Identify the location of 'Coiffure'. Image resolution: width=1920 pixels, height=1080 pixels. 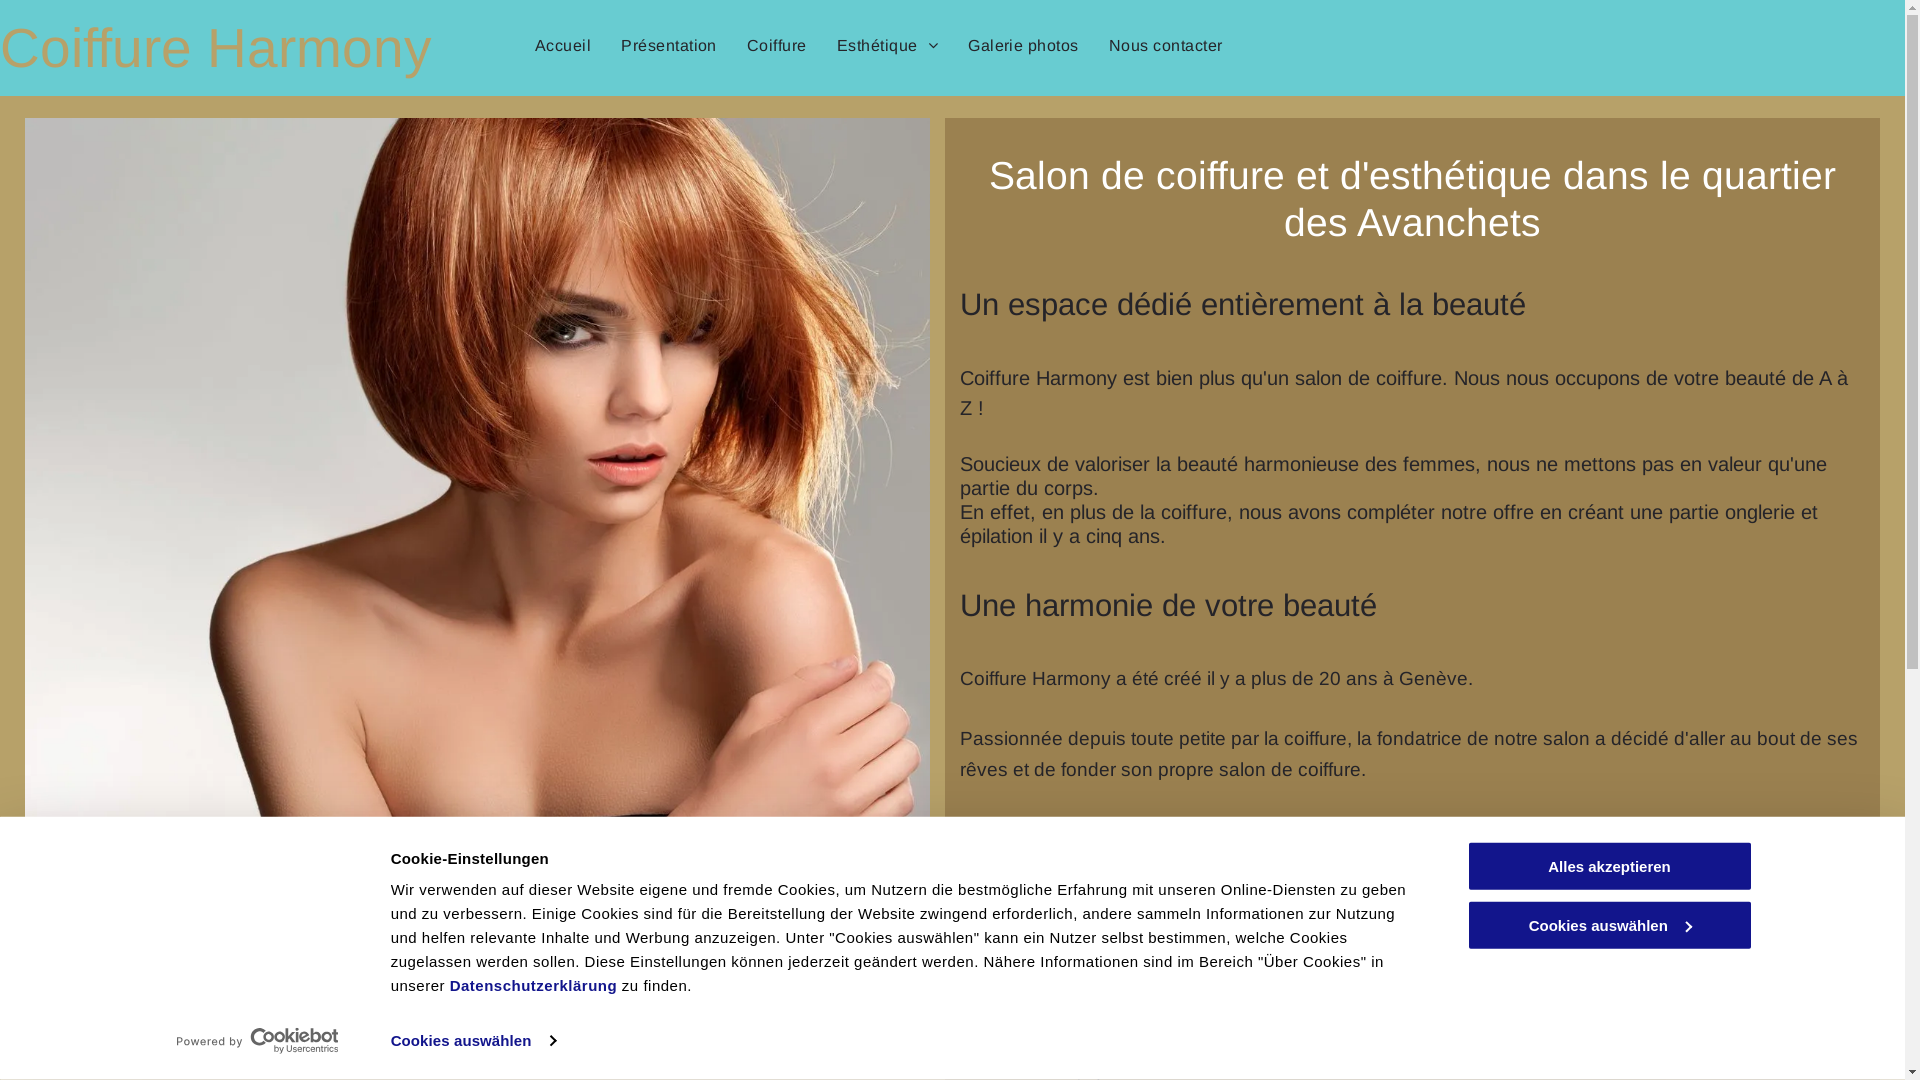
(776, 45).